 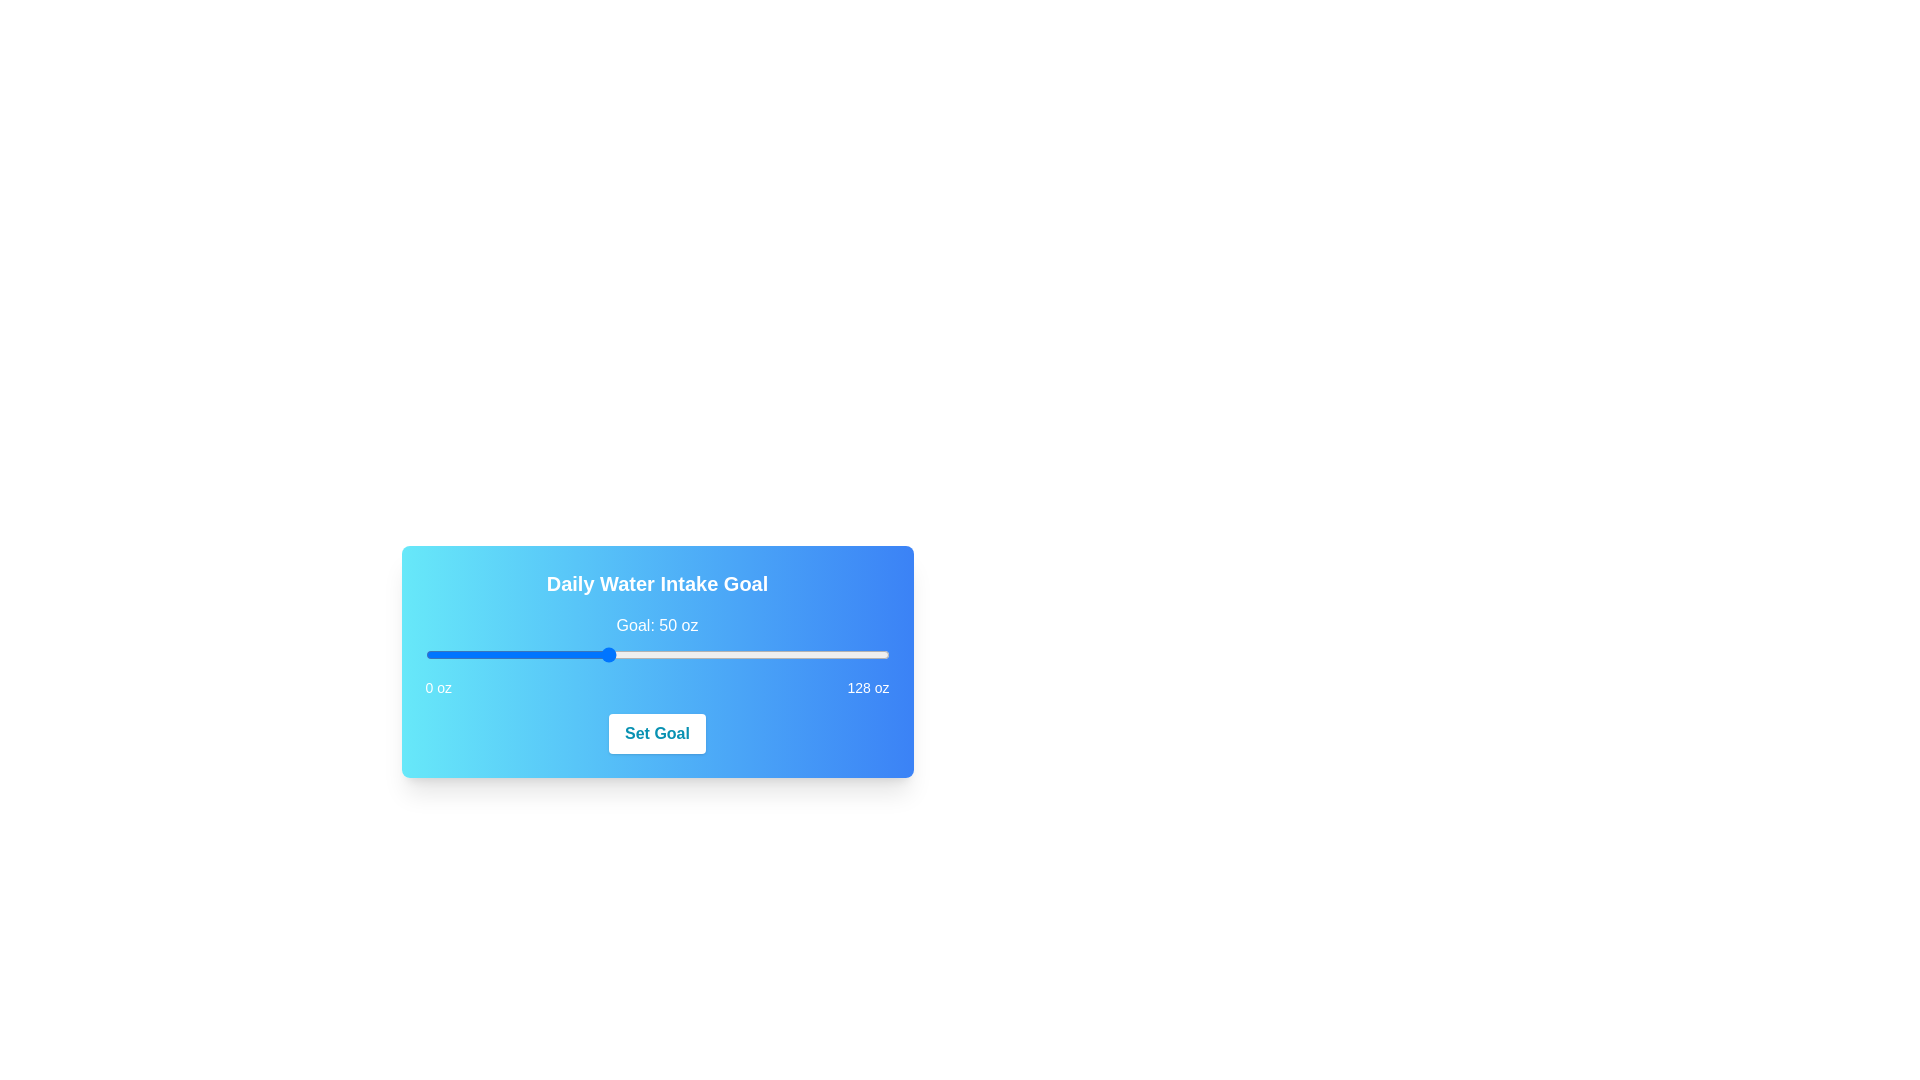 I want to click on the 'Set Goal' button, so click(x=657, y=733).